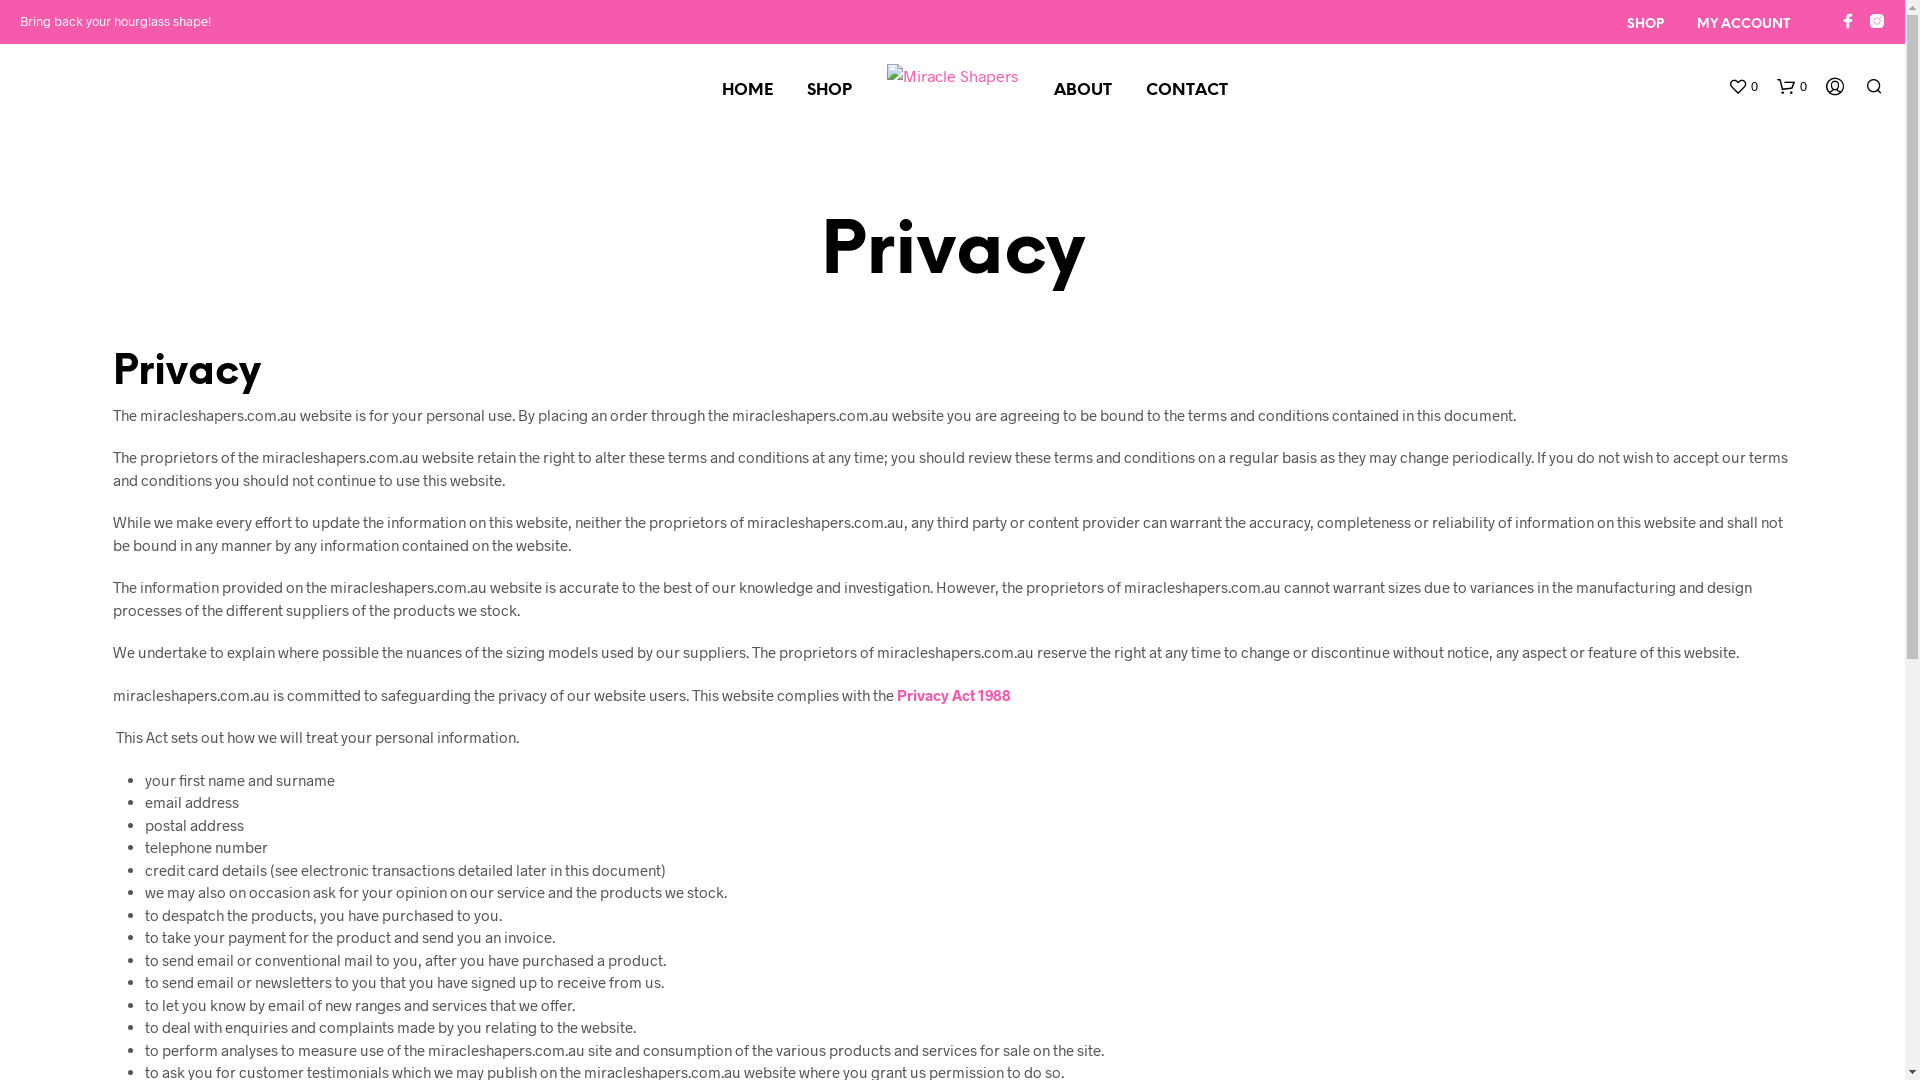  What do you see at coordinates (745, 91) in the screenshot?
I see `'HOME'` at bounding box center [745, 91].